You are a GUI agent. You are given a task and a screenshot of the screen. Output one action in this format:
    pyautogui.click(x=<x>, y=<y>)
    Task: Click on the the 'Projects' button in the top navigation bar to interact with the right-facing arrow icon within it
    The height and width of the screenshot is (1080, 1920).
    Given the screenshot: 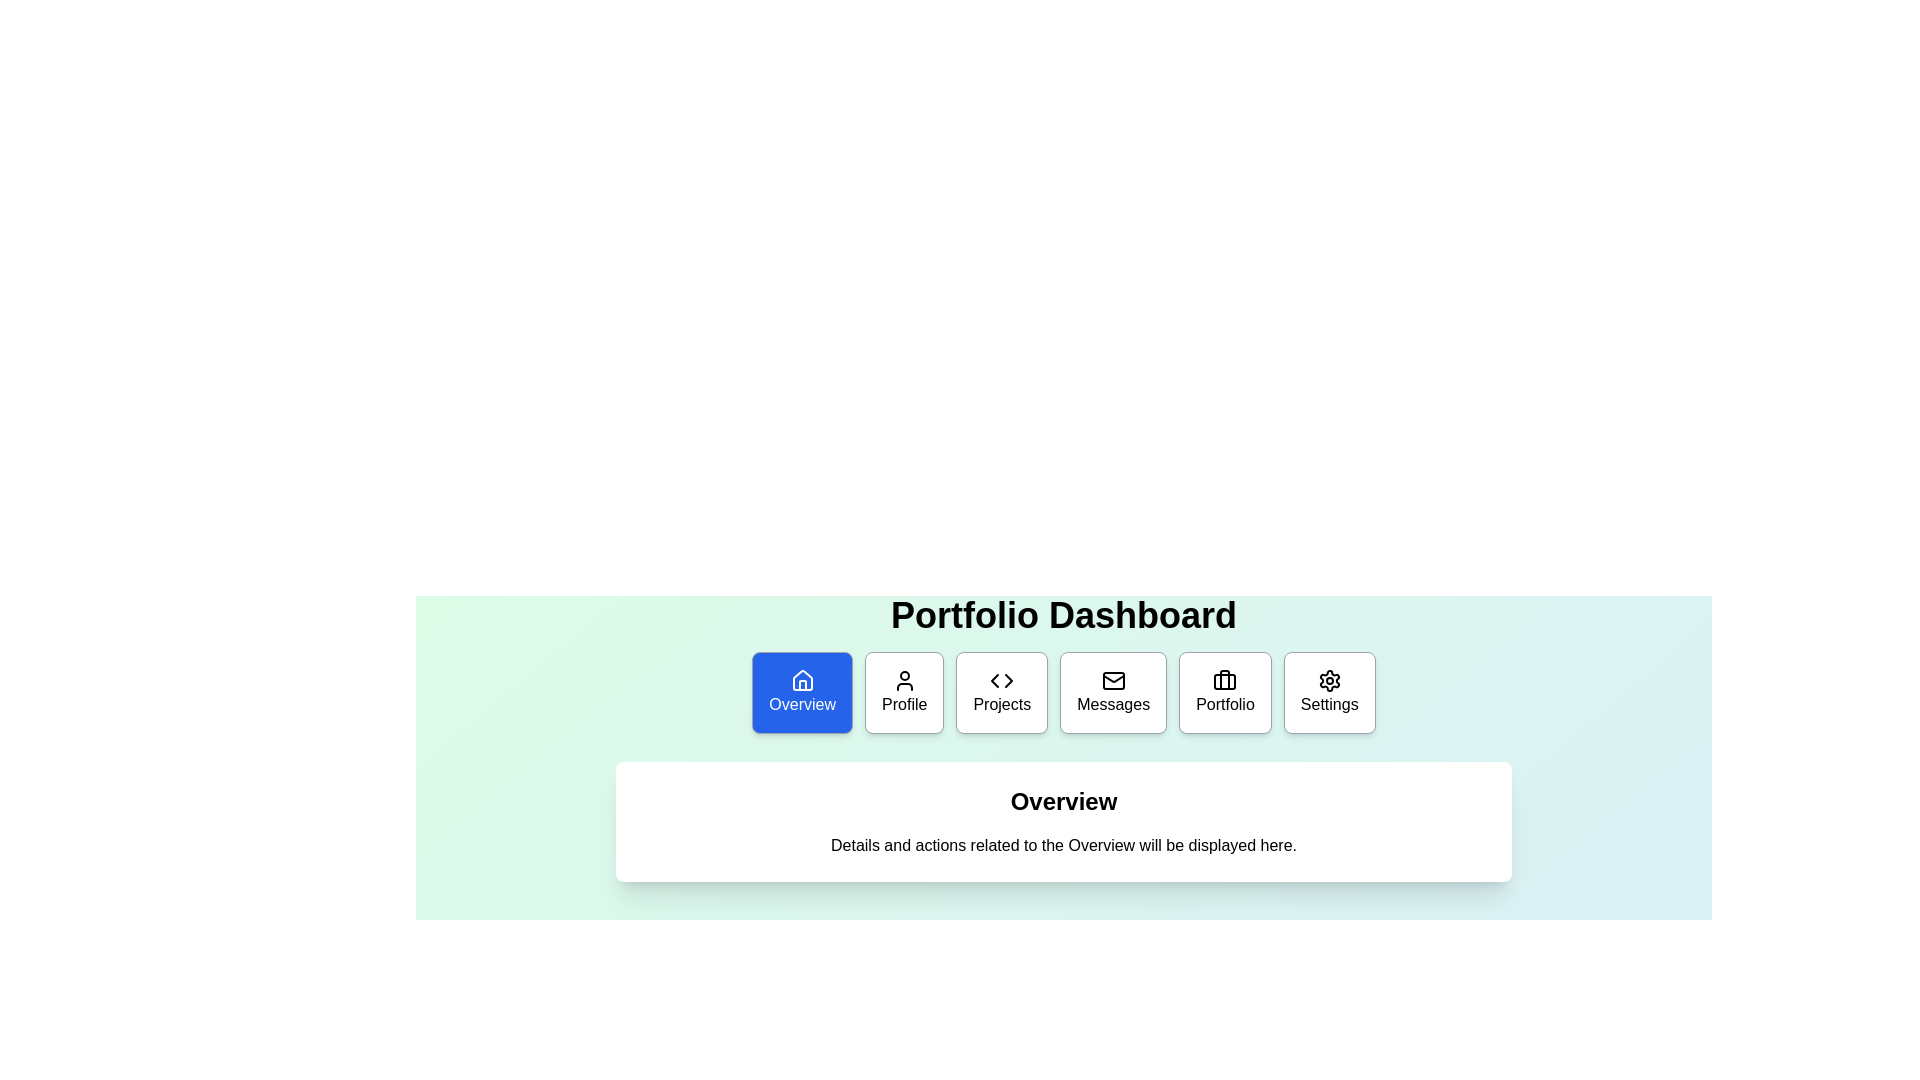 What is the action you would take?
    pyautogui.click(x=1009, y=680)
    